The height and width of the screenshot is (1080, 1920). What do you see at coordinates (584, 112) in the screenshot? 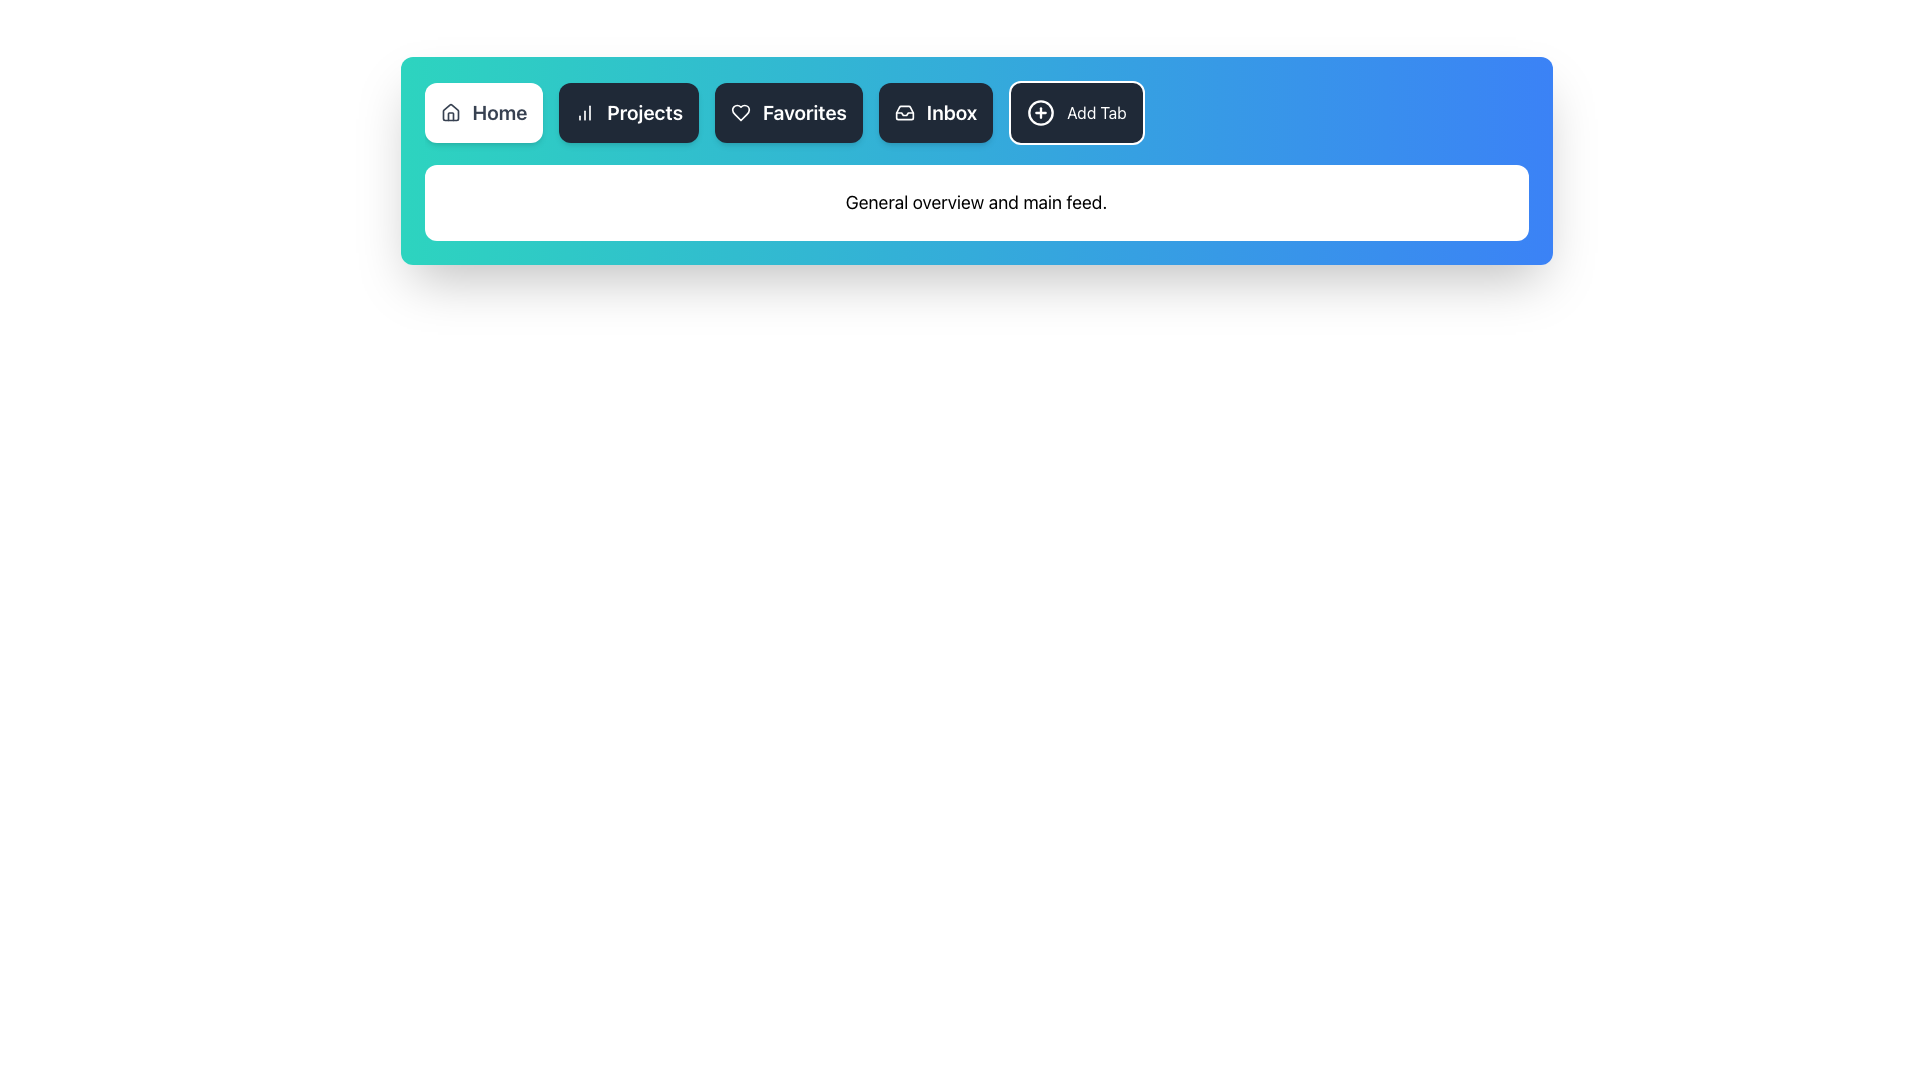
I see `the small icon displaying a bar chart with three vertical bars, located within the 'Projects' button in the navigation bar` at bounding box center [584, 112].